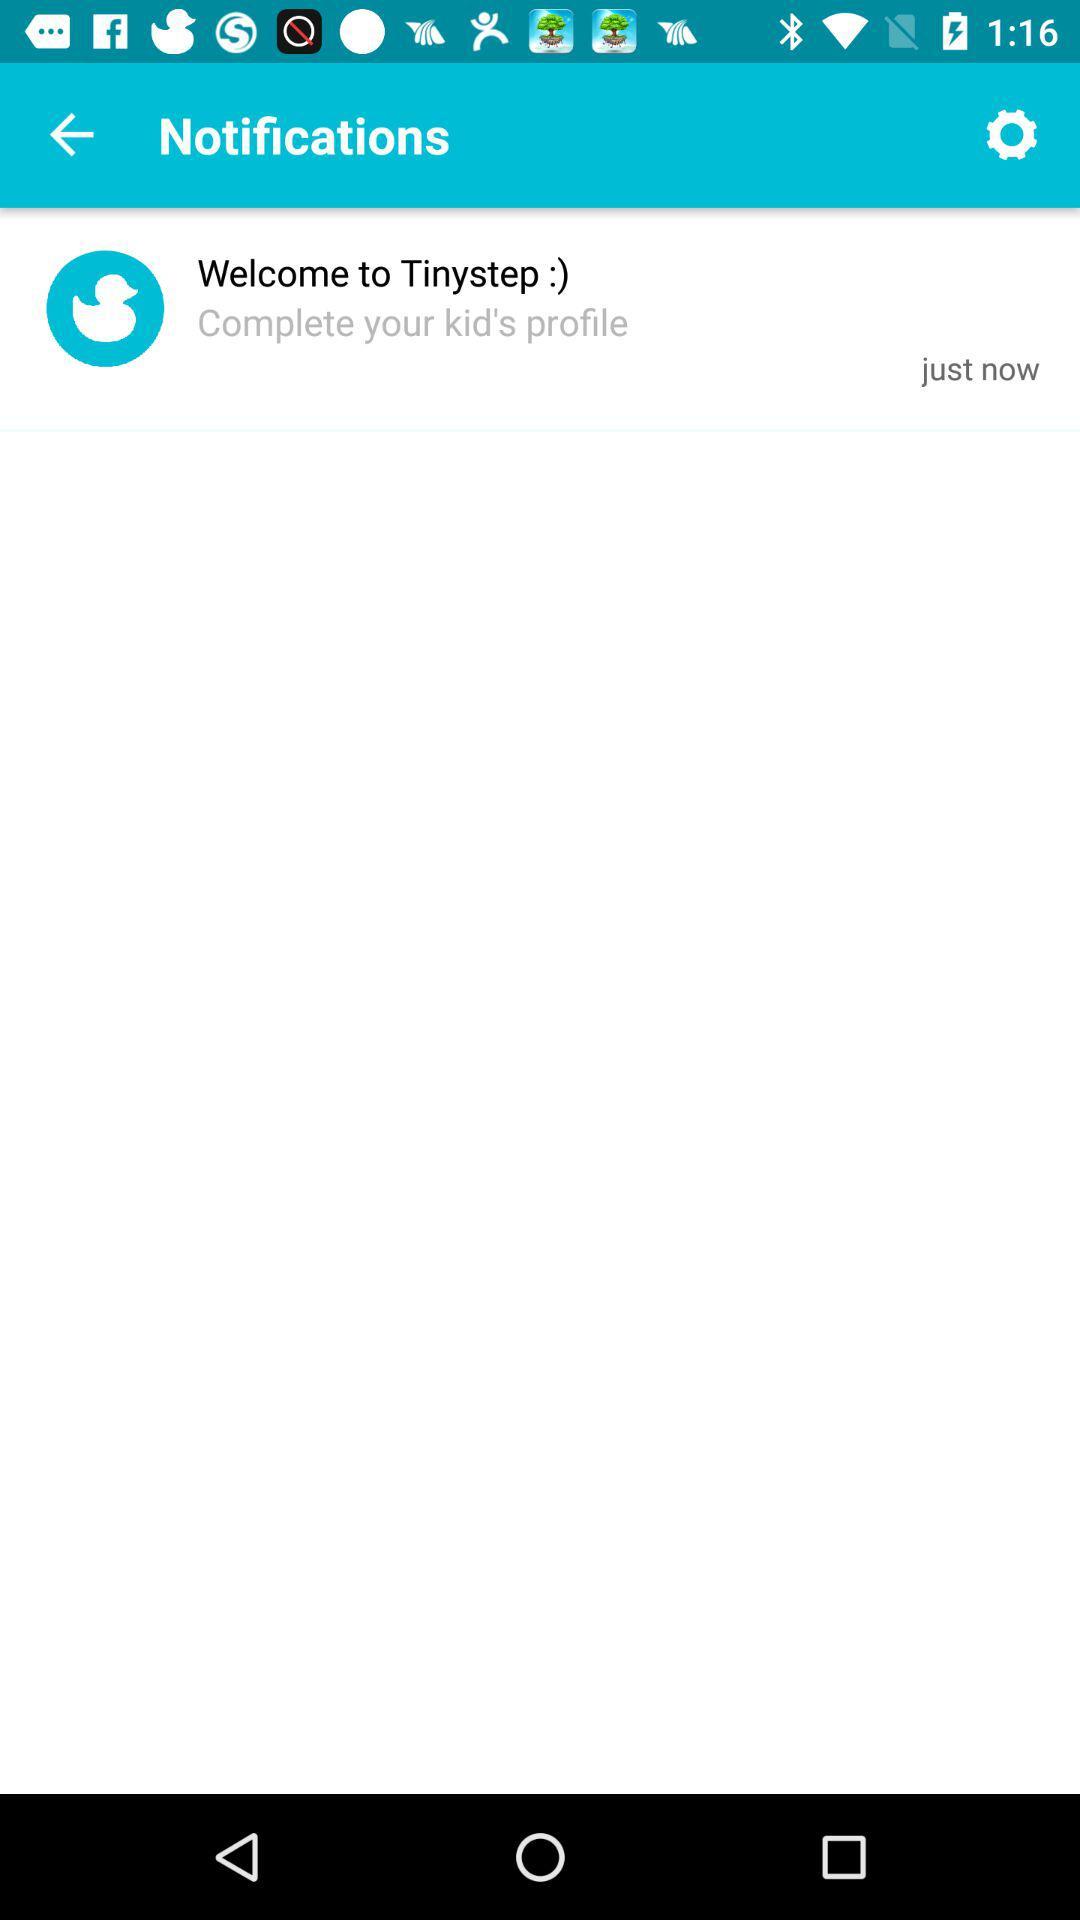  What do you see at coordinates (411, 321) in the screenshot?
I see `complete your kid` at bounding box center [411, 321].